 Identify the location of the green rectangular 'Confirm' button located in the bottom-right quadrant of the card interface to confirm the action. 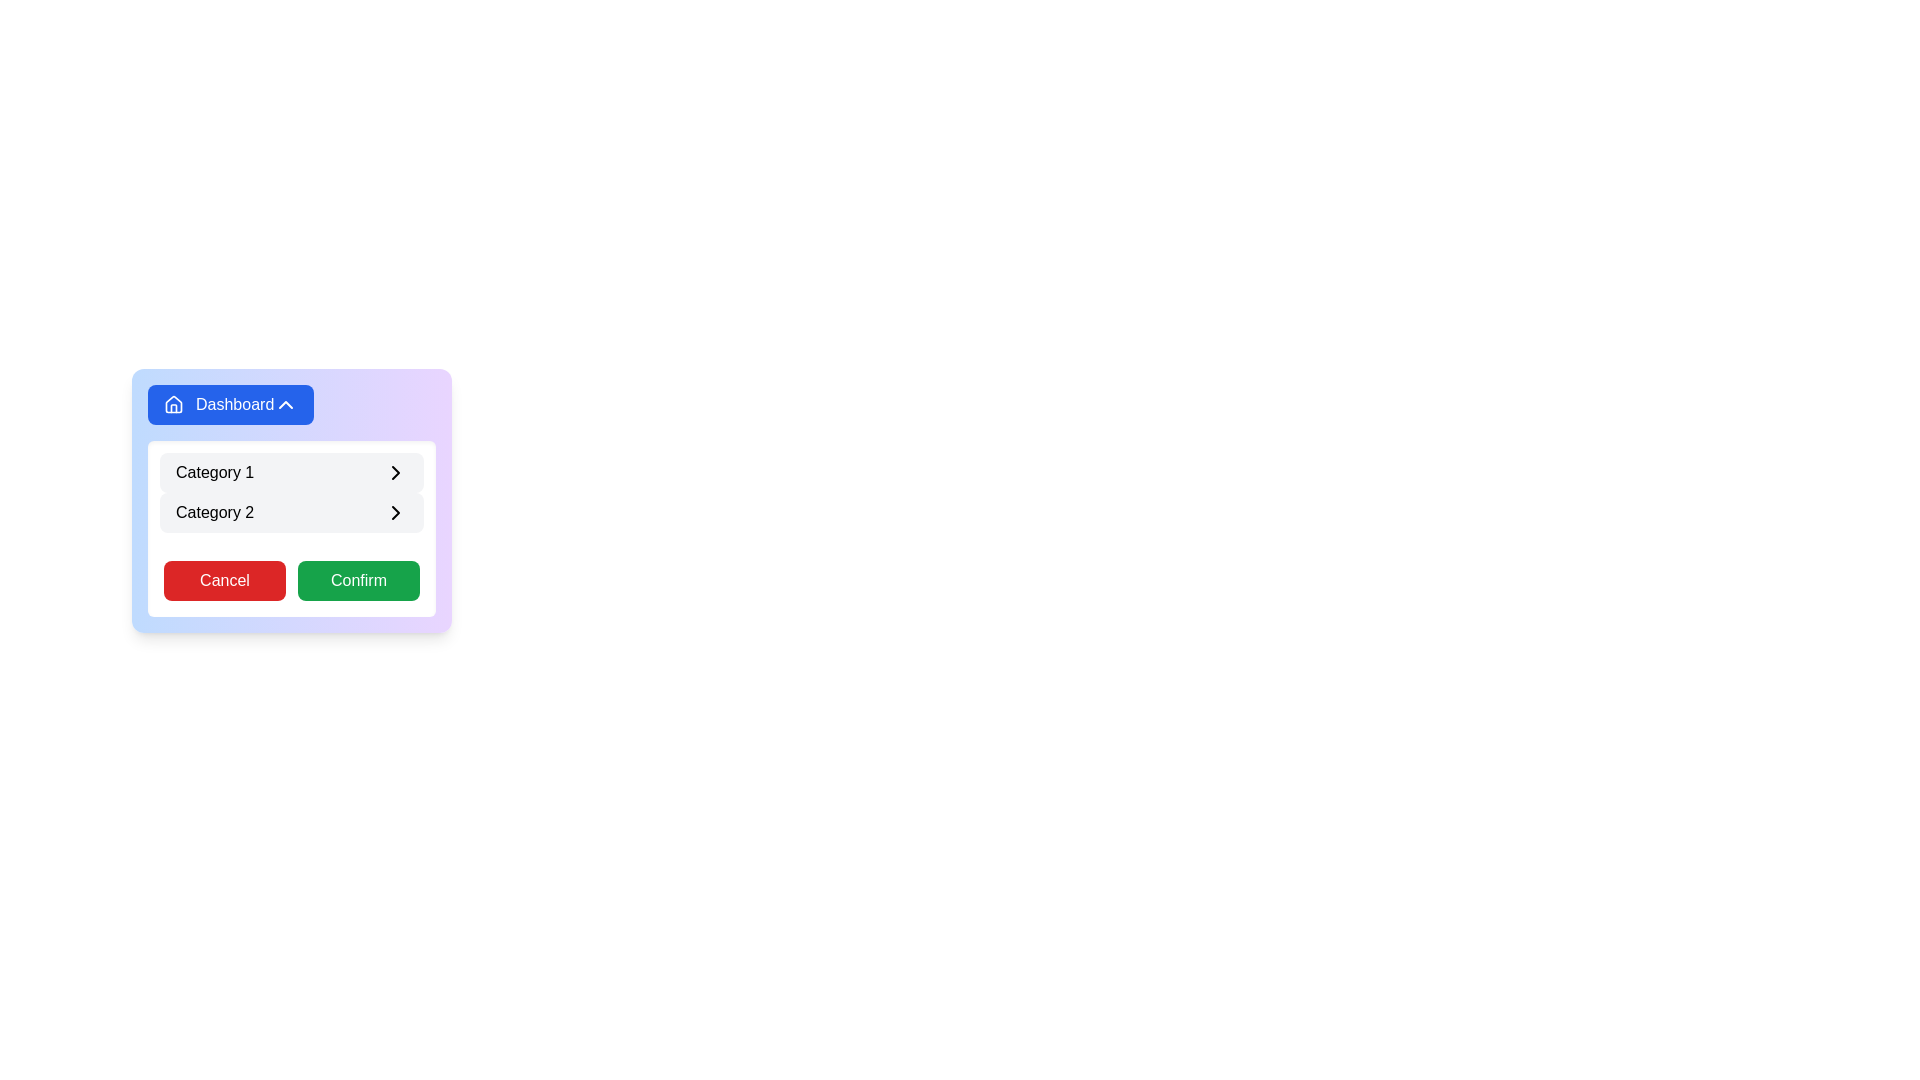
(359, 581).